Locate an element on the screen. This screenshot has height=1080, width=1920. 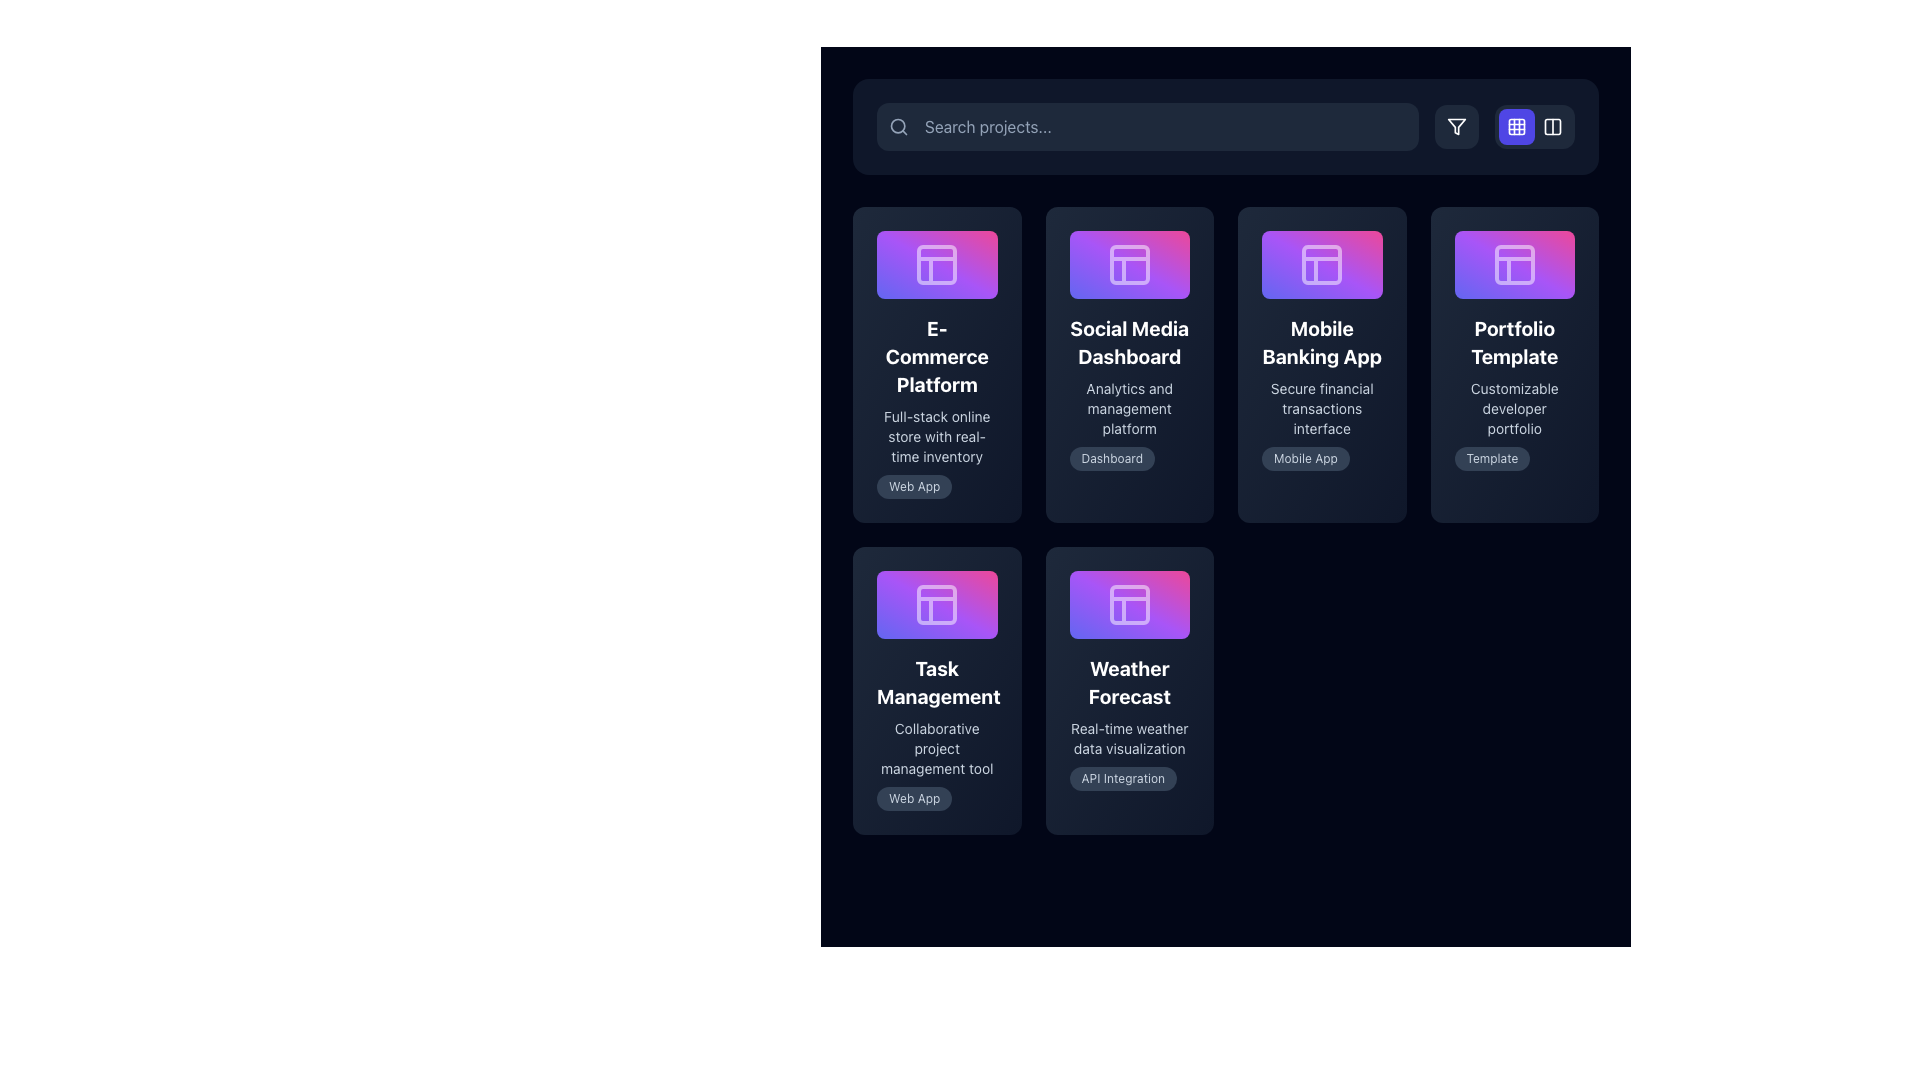
the decorative icon with a gradient background and a modular layout icon located at the top section of the 'Social Media Dashboard' card is located at coordinates (1129, 263).